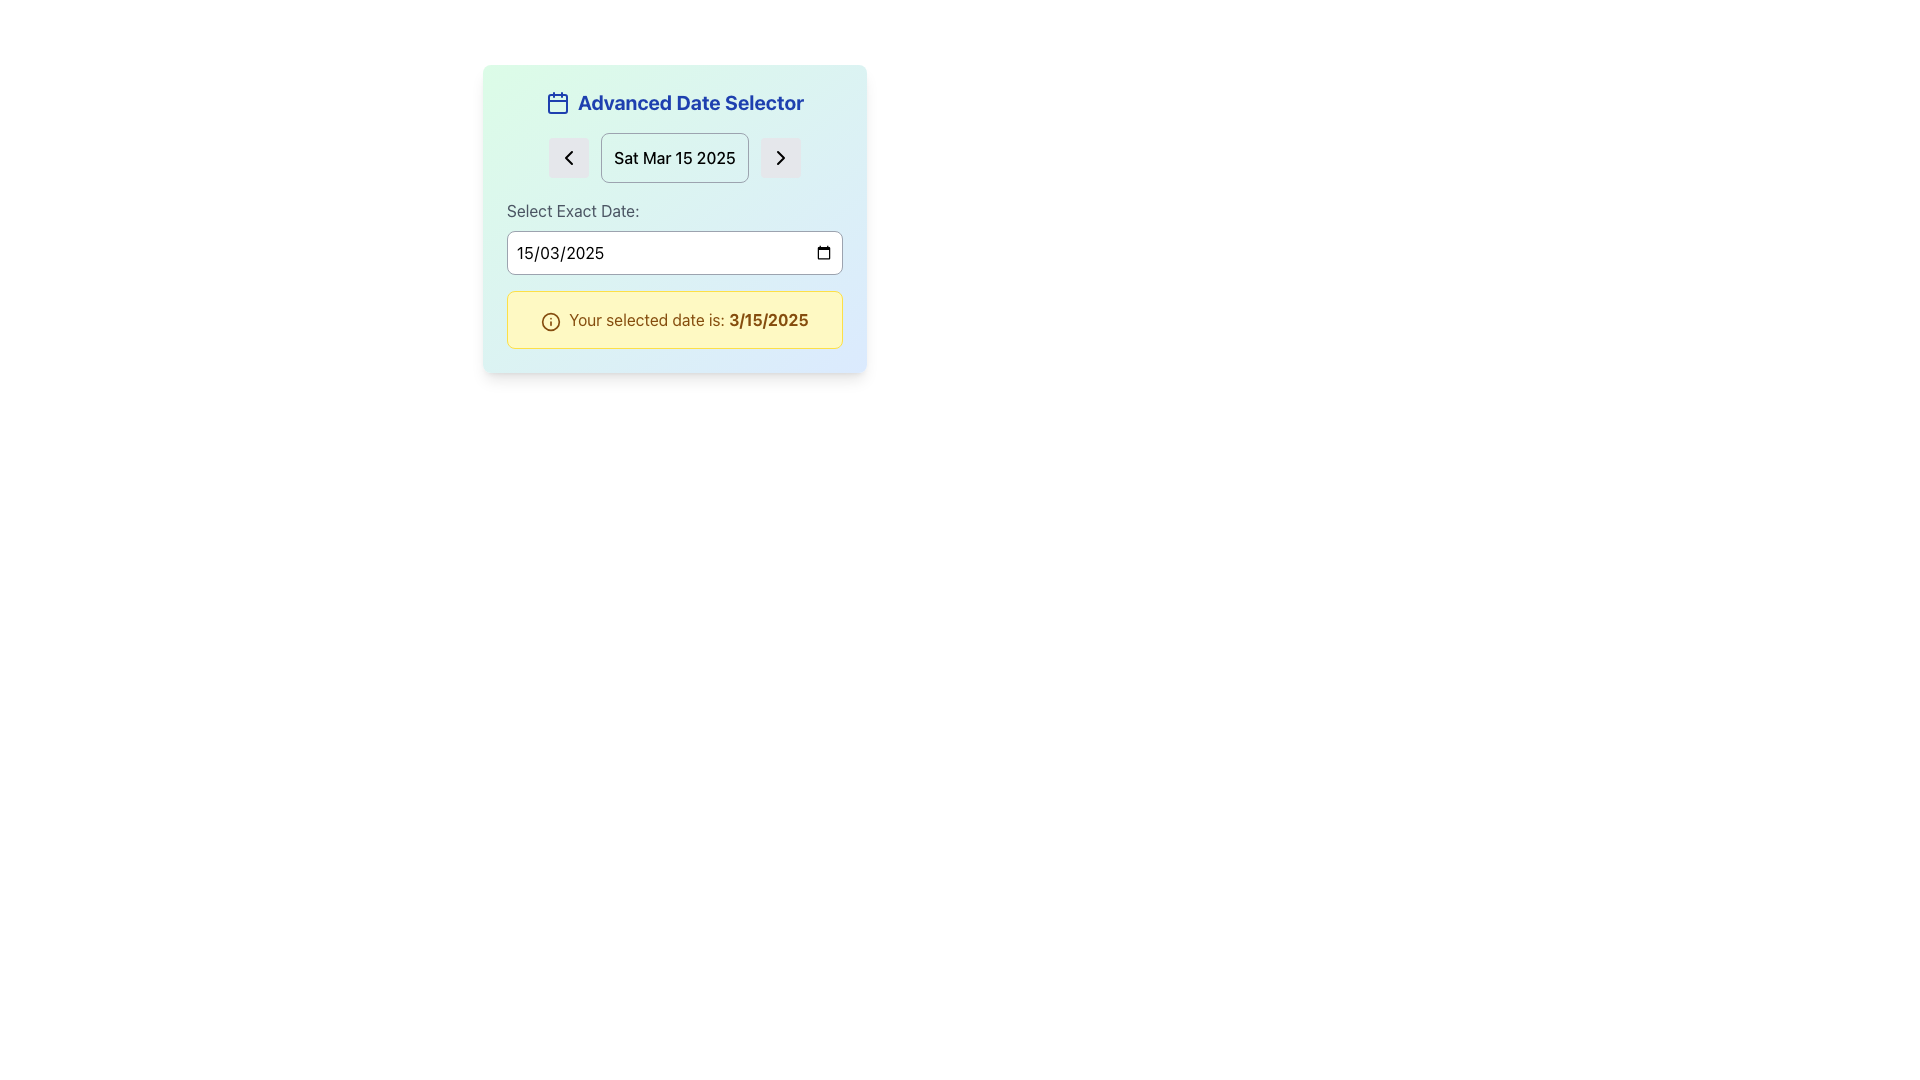  I want to click on the static text label that displays the currently selected date, positioned centrally between the left and right arrow buttons in the date selector module, so click(675, 157).